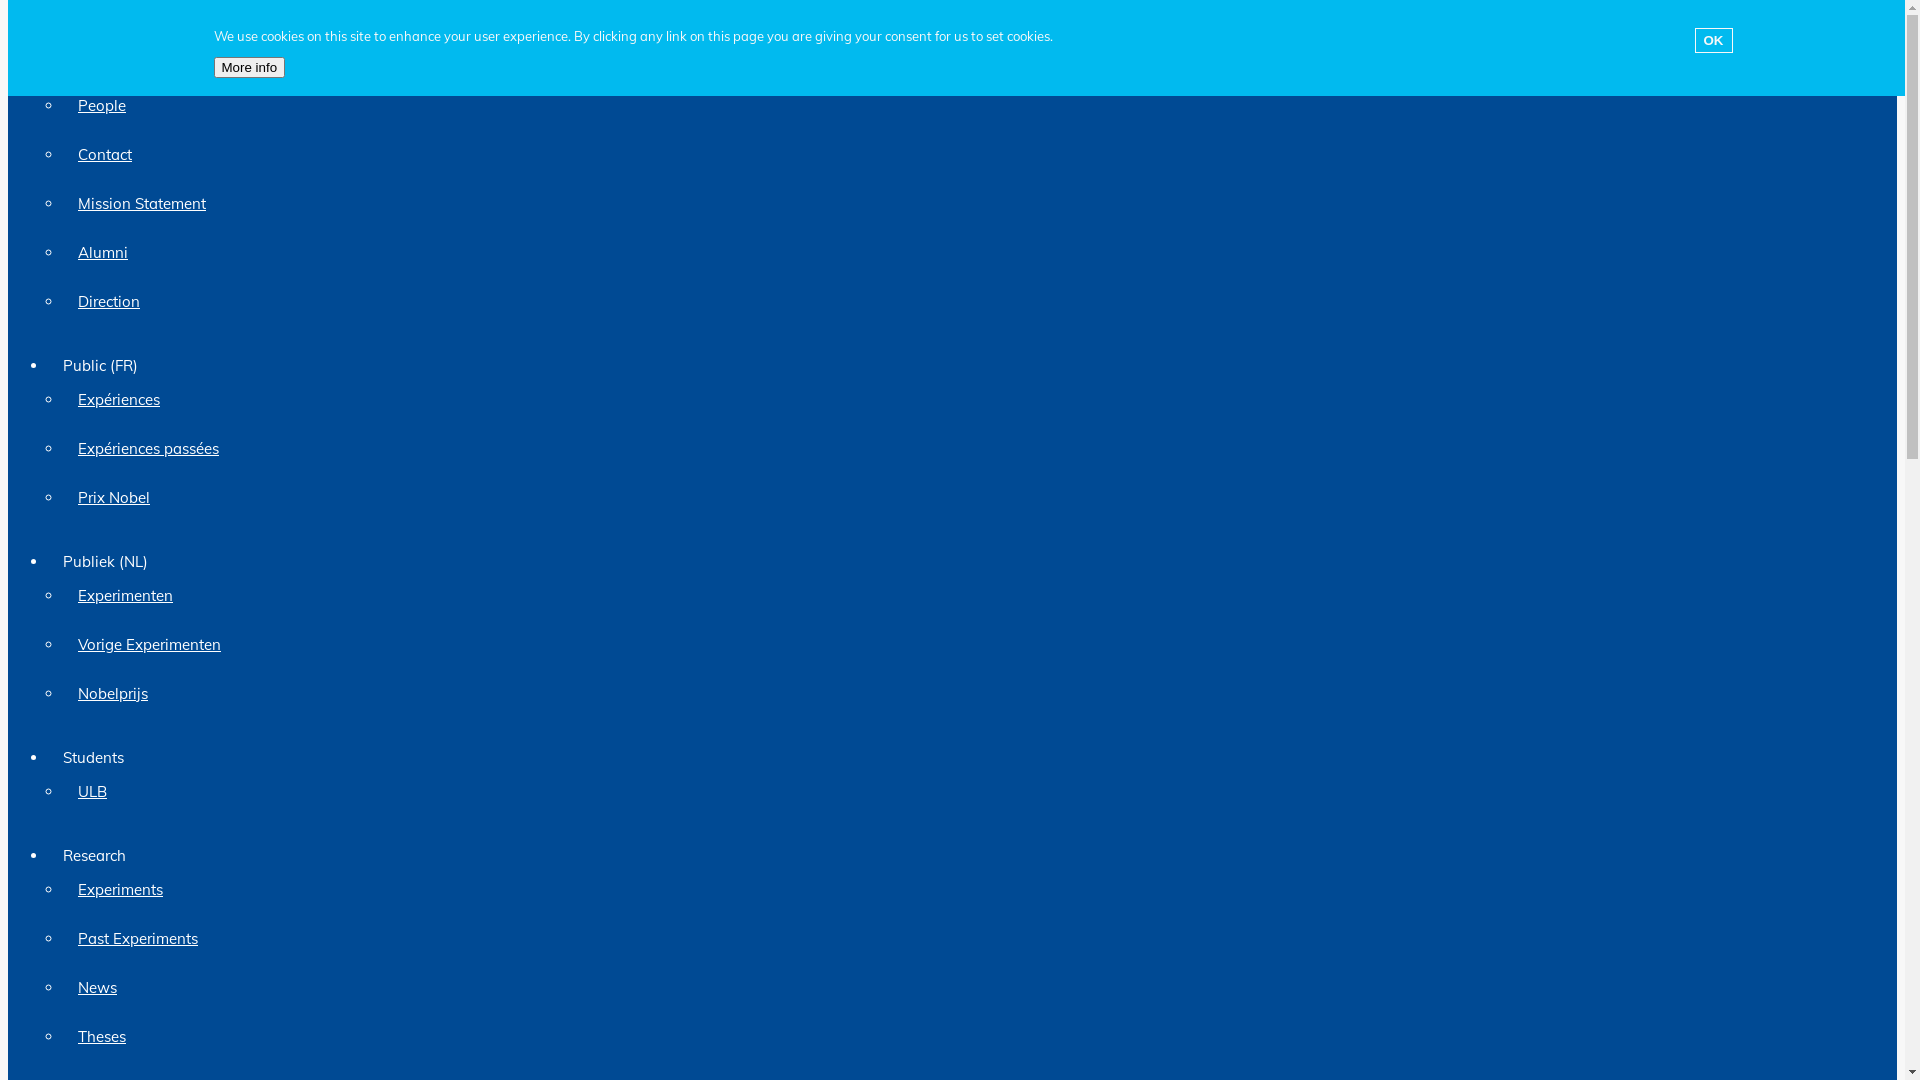 The image size is (1920, 1080). I want to click on 'Mission Statement', so click(77, 203).